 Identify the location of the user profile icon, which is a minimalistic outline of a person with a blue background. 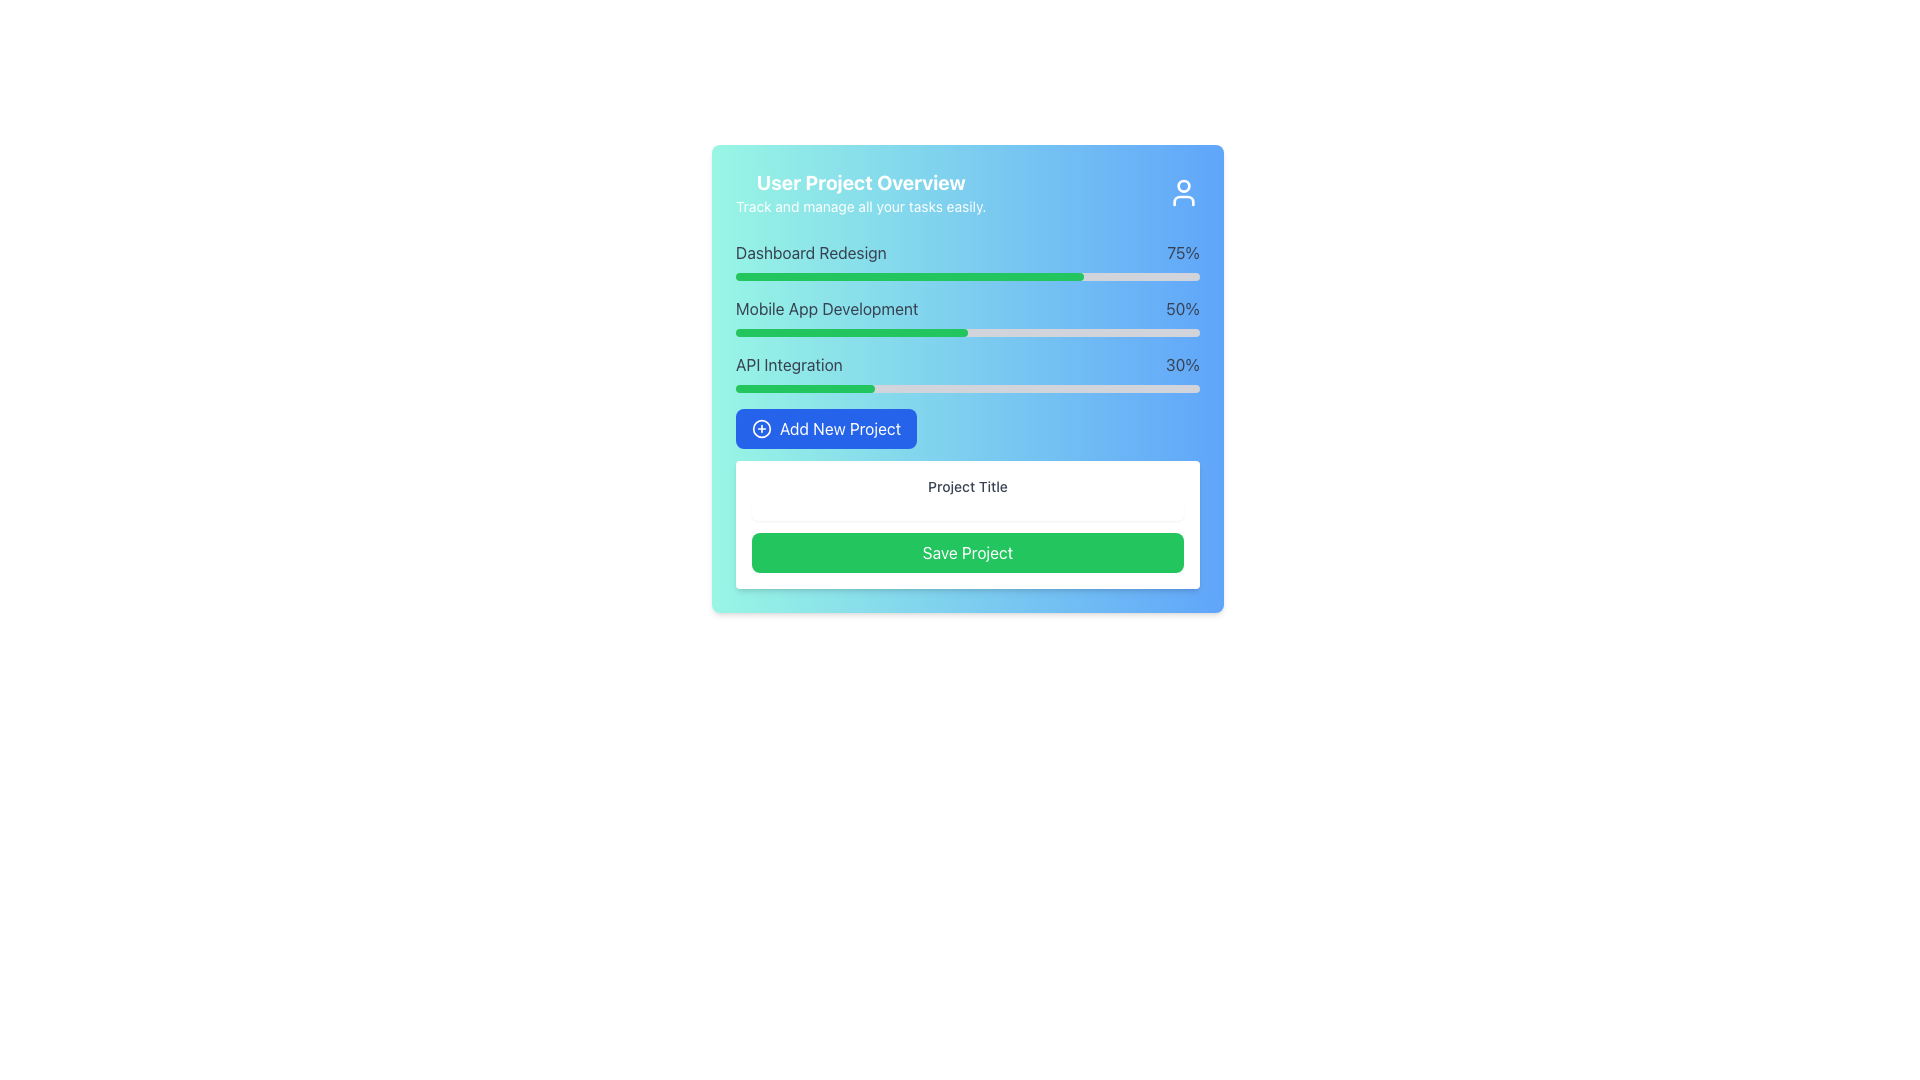
(1184, 192).